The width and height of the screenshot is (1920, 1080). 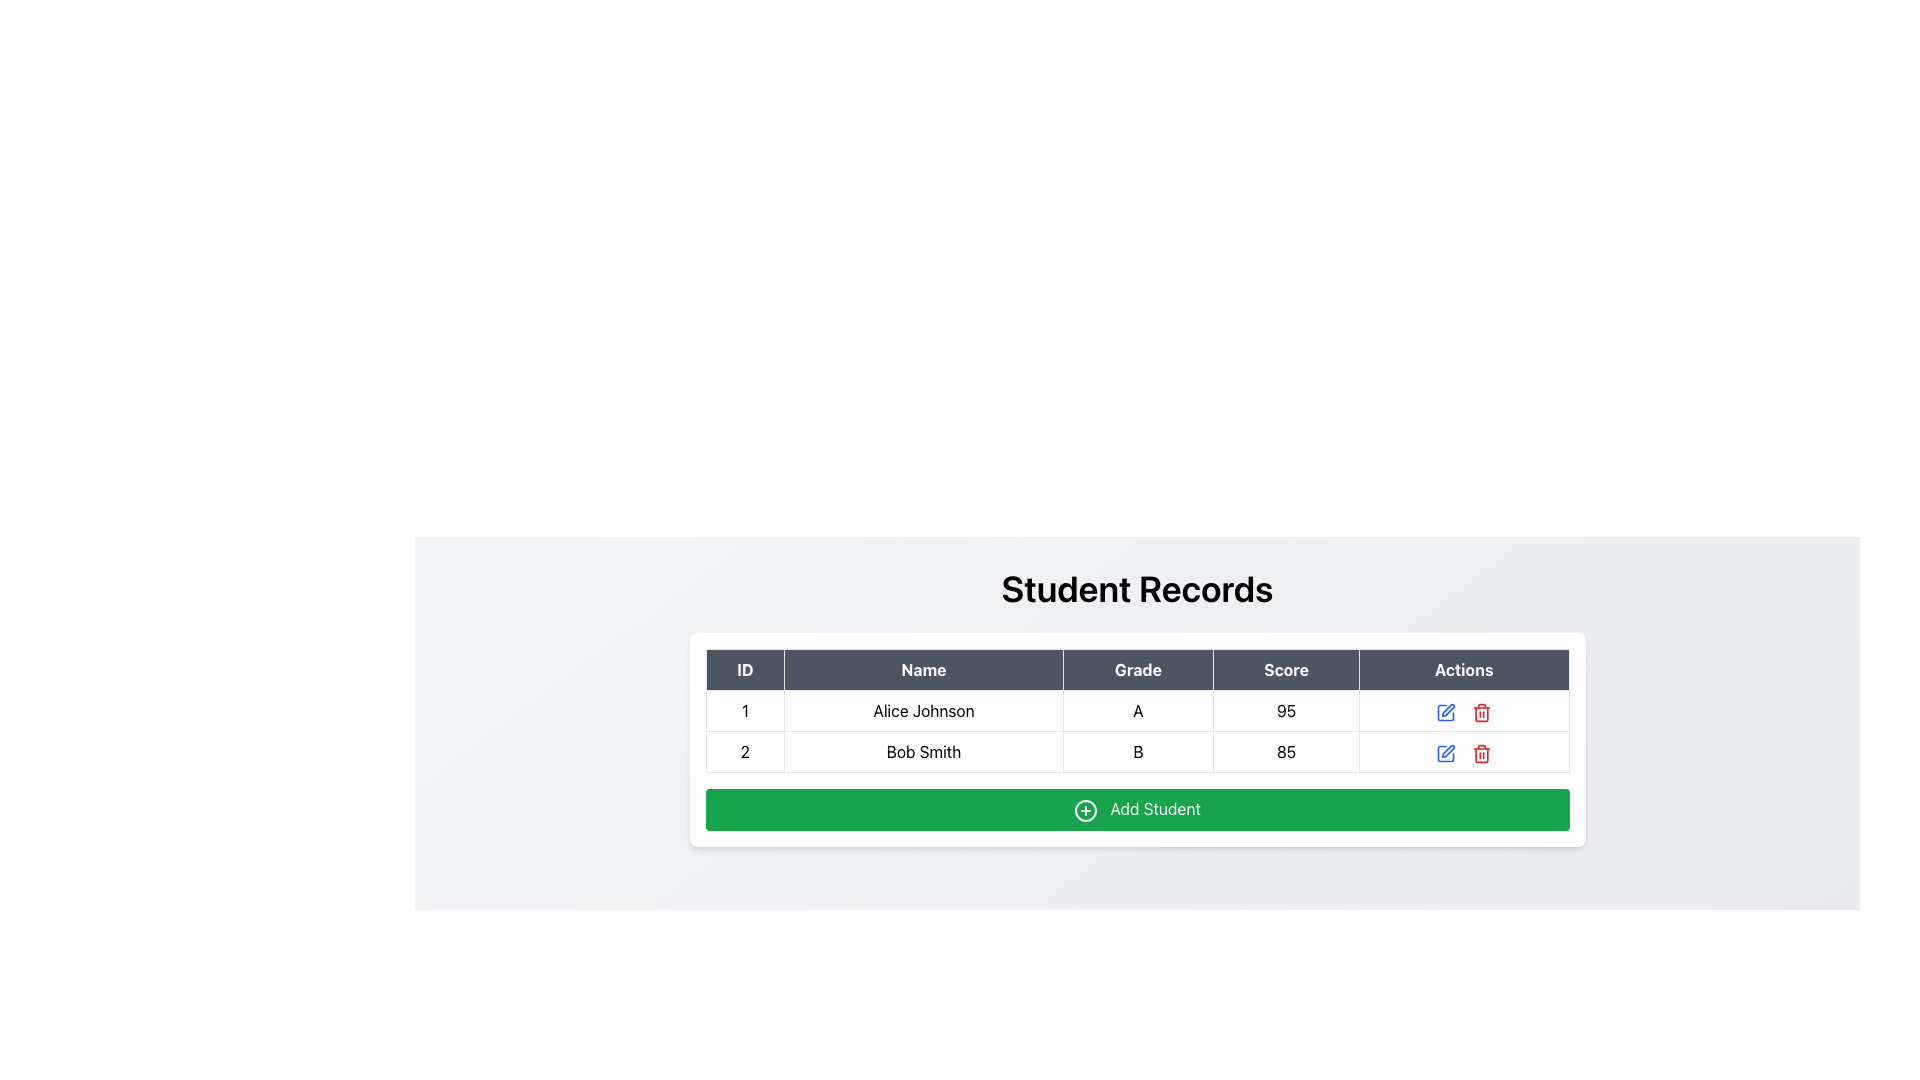 I want to click on text of the 'Grade' column header, which is the third column header in the data table, centrally positioned between the 'Name' and 'Score' headers, so click(x=1137, y=670).